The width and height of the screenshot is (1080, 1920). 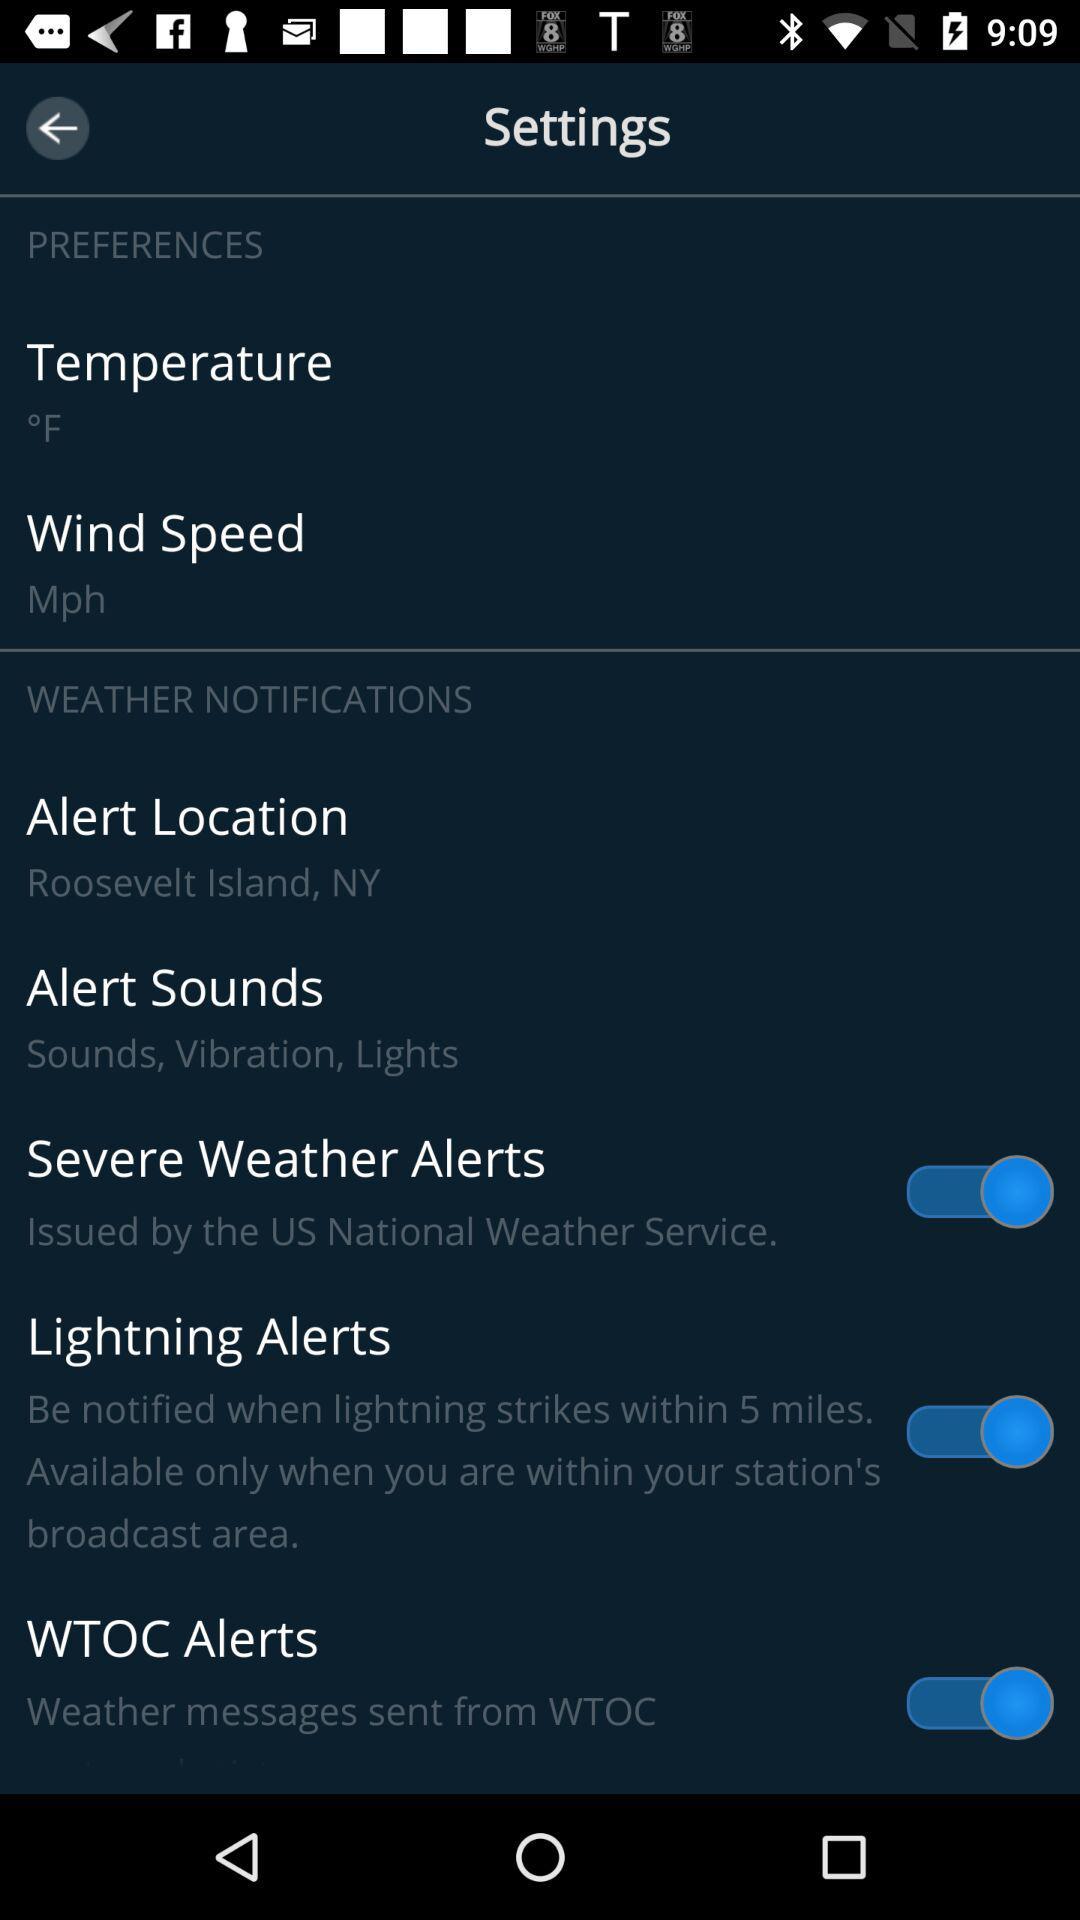 I want to click on alert sounds sounds item, so click(x=540, y=1017).